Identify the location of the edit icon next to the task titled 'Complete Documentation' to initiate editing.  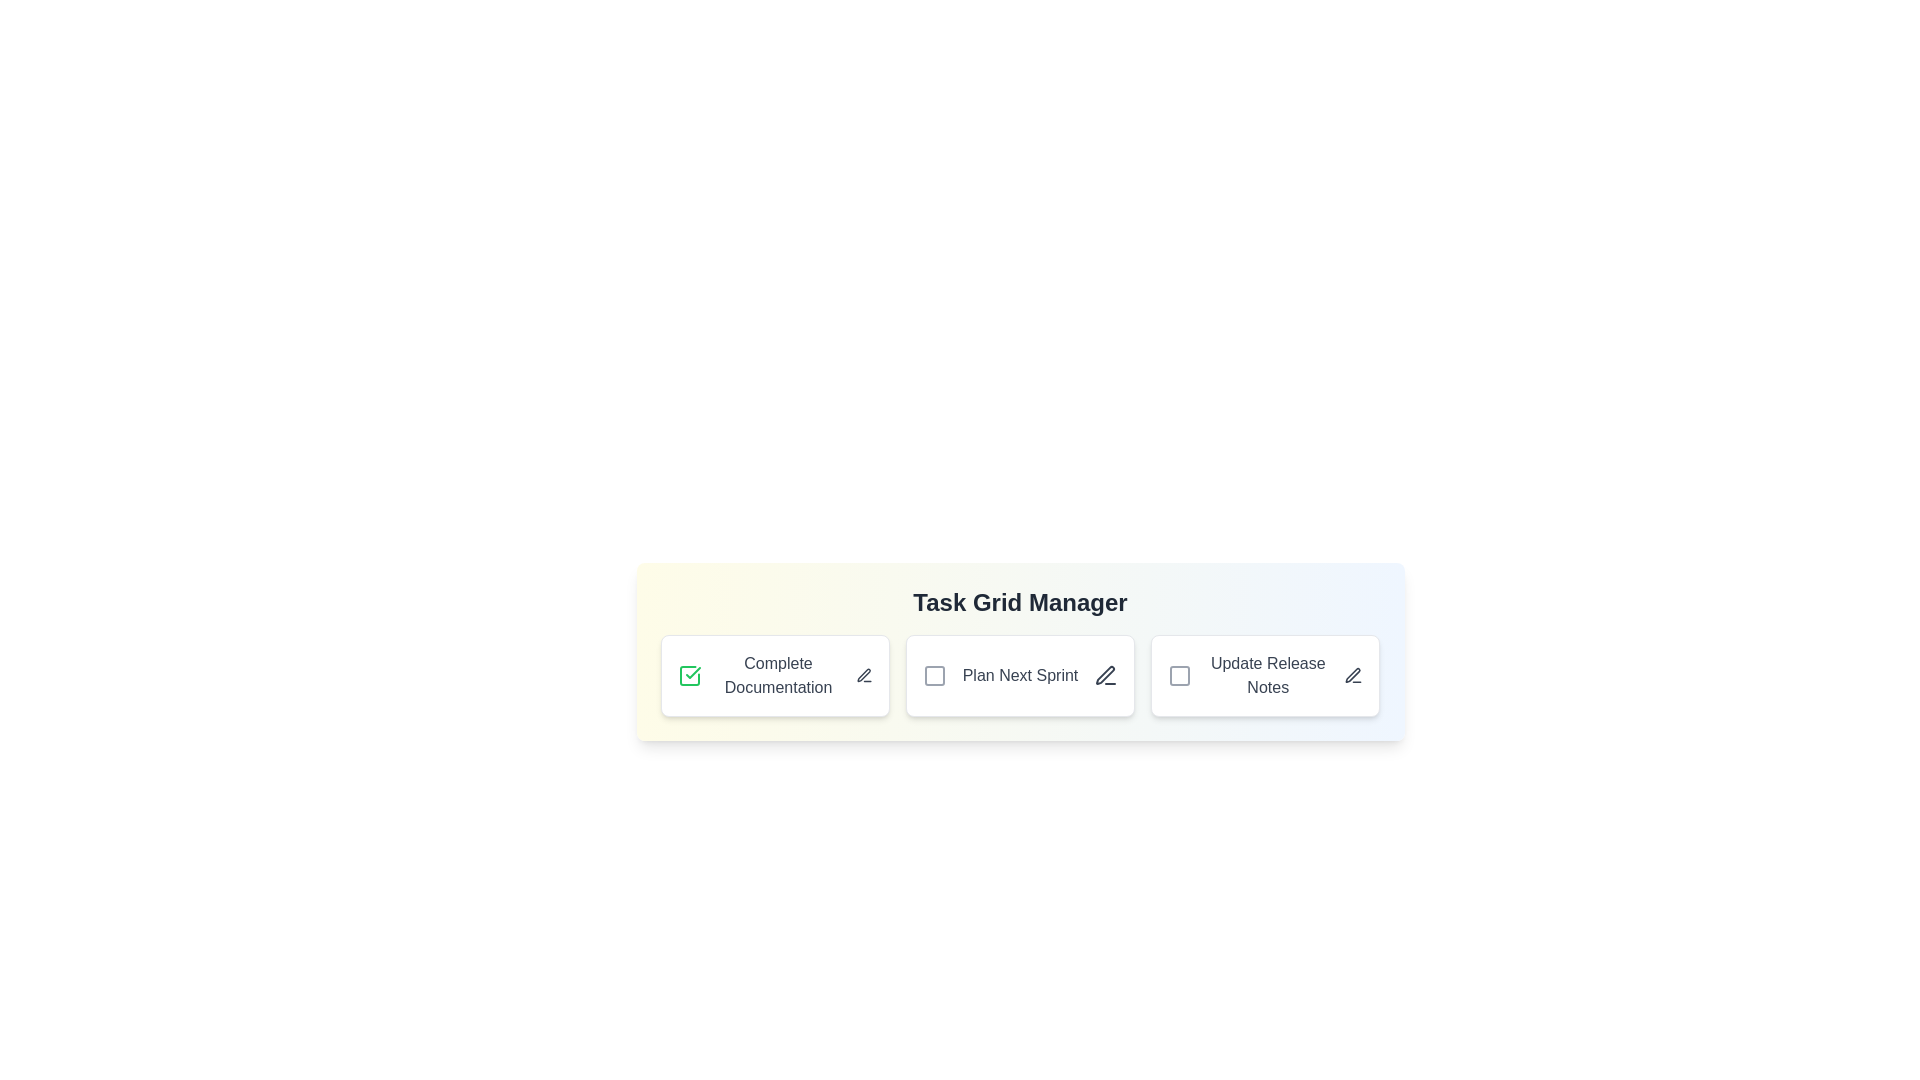
(864, 675).